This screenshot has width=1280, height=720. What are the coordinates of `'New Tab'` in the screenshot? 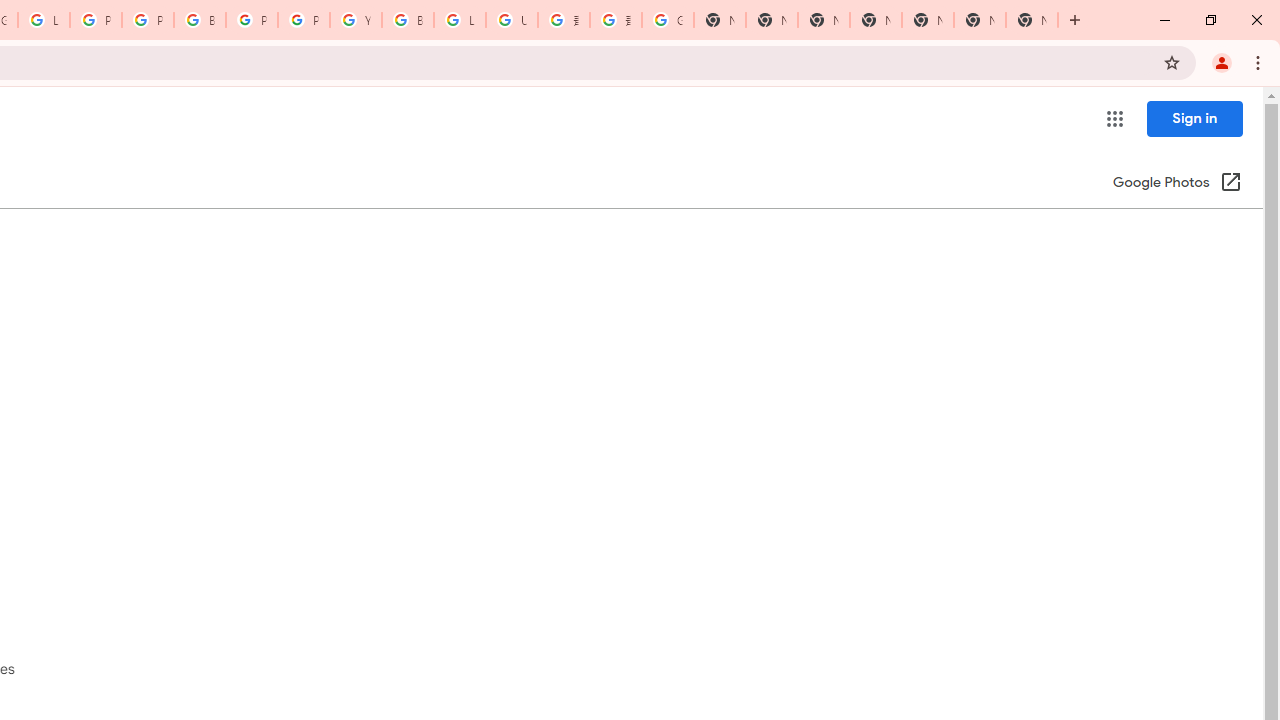 It's located at (1032, 20).